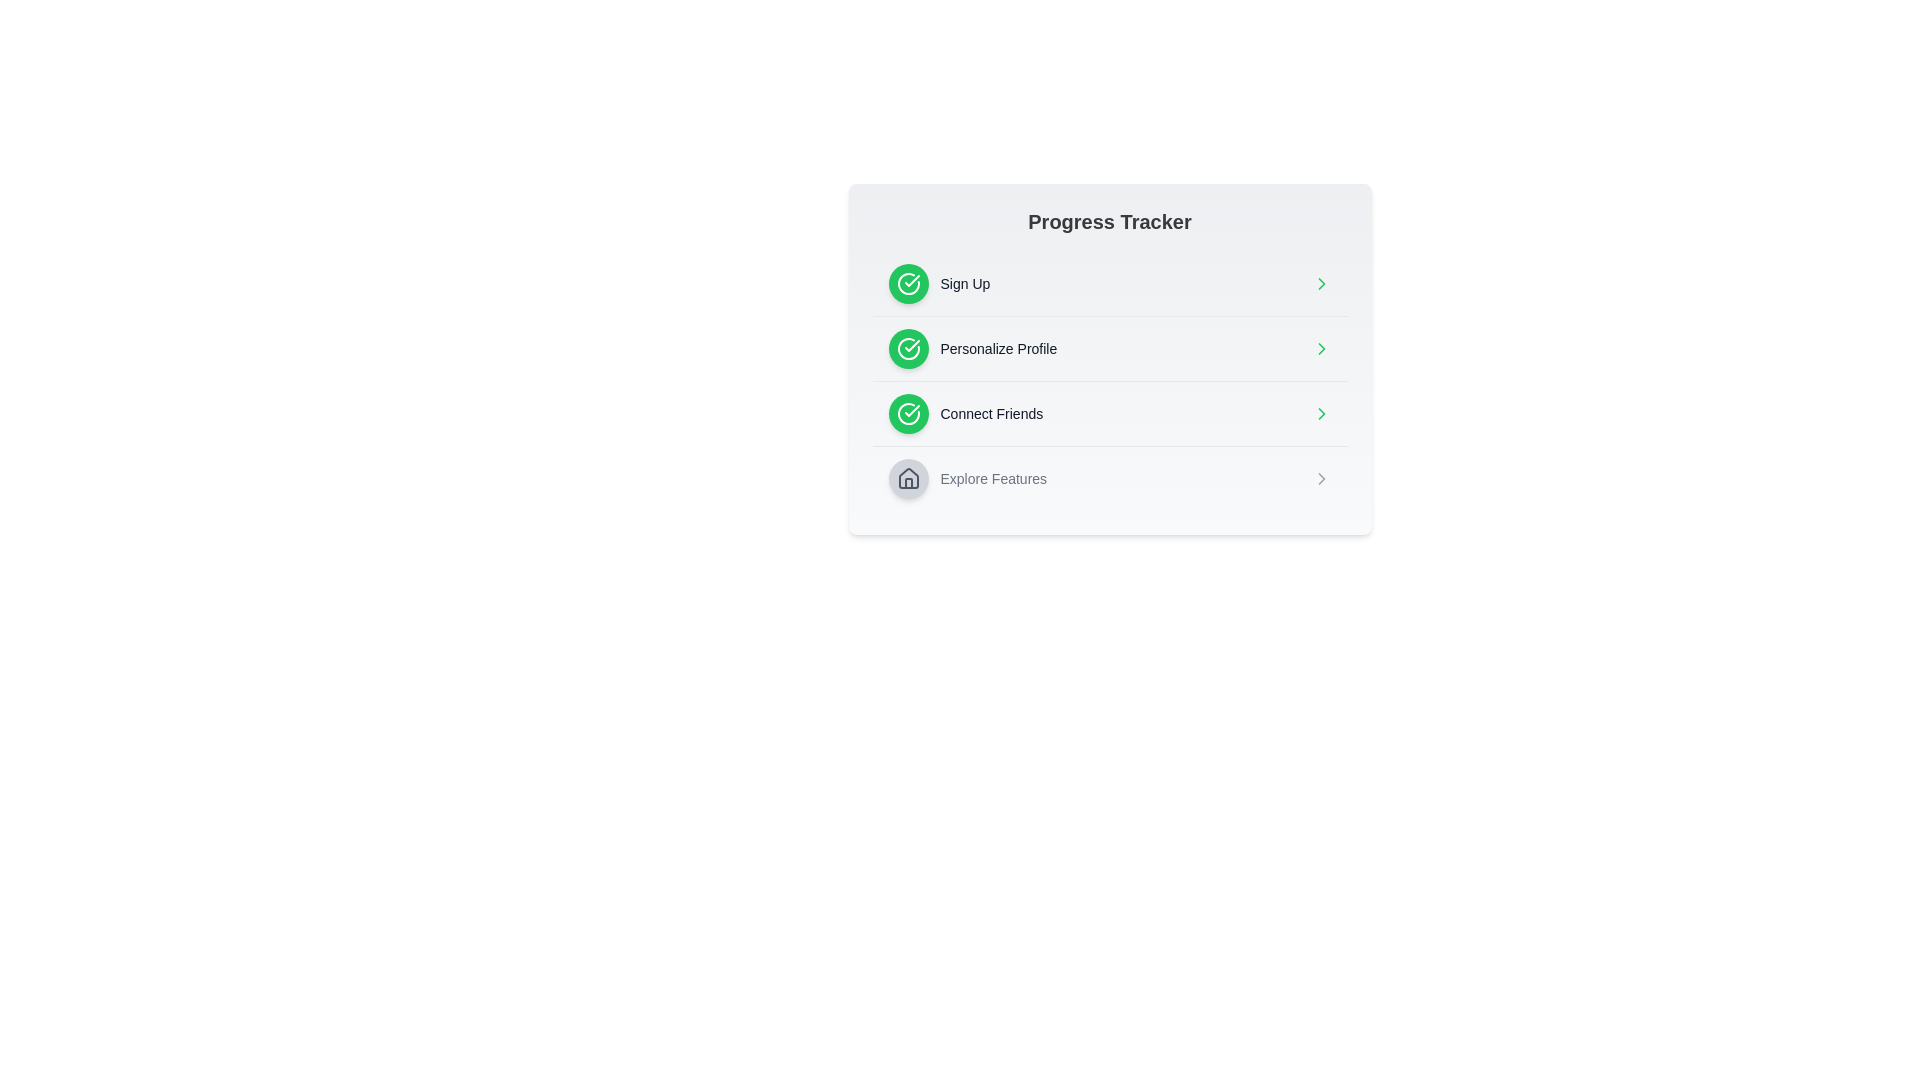  I want to click on the navigation arrow icon located to the far right of the 'Explore Features' label, which is the fourth item in the list of progress indicators below the 'Connect Friends' item, so click(1321, 478).